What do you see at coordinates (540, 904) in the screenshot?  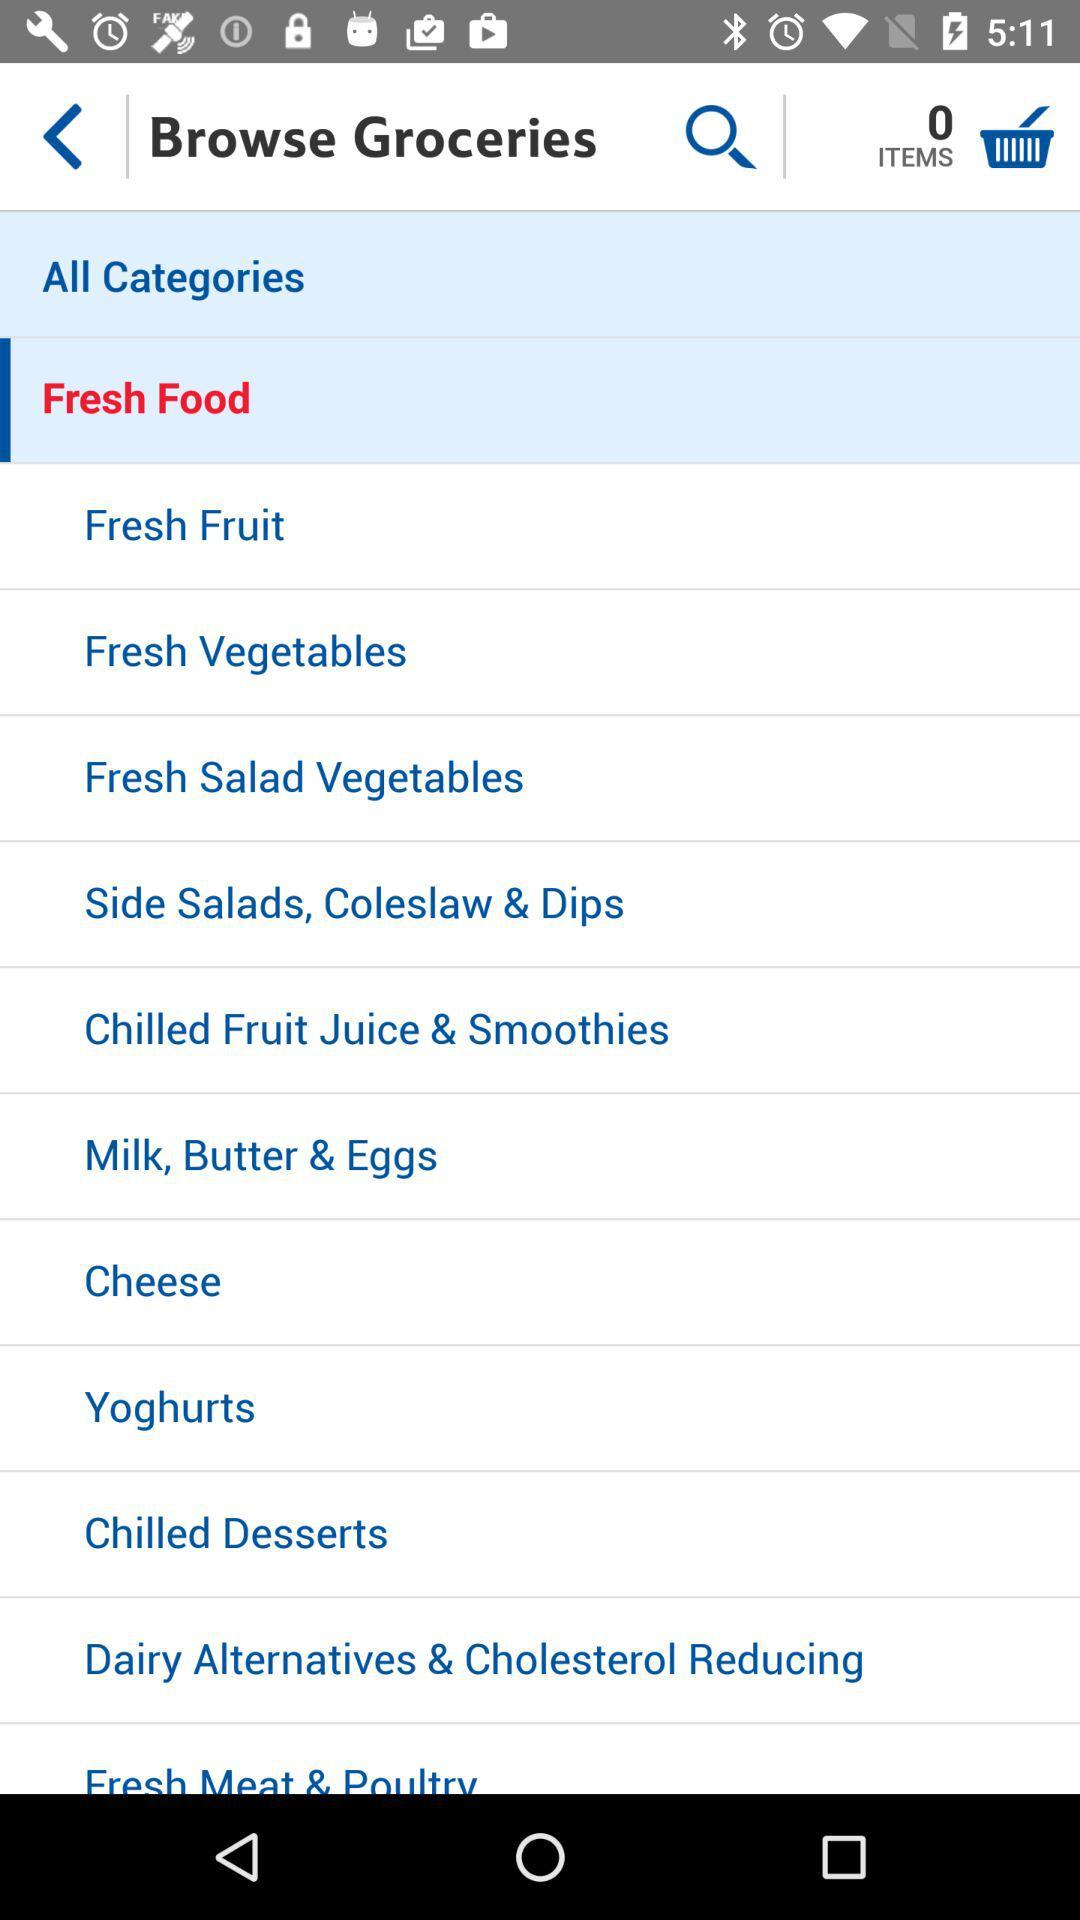 I see `the item below the fresh salad vegetables icon` at bounding box center [540, 904].